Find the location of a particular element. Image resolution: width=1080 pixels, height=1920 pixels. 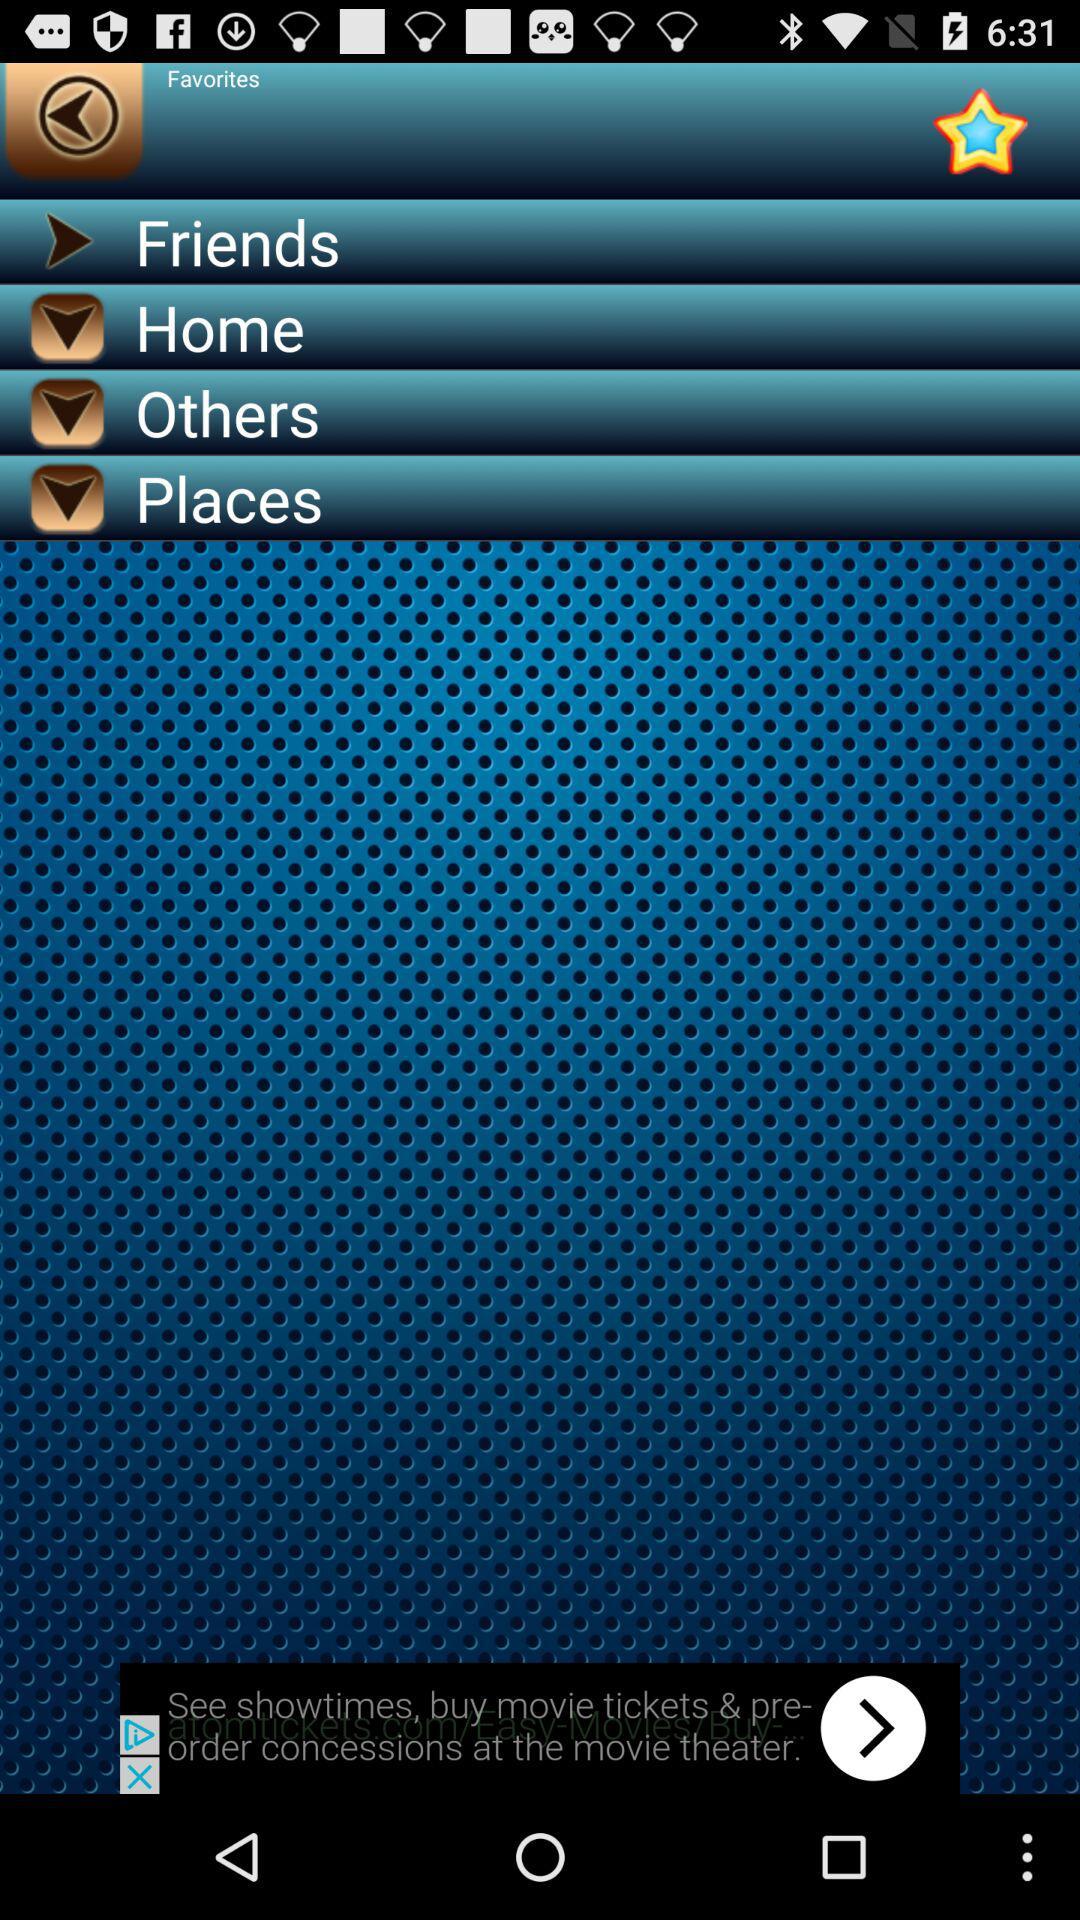

open advertisement is located at coordinates (540, 1727).